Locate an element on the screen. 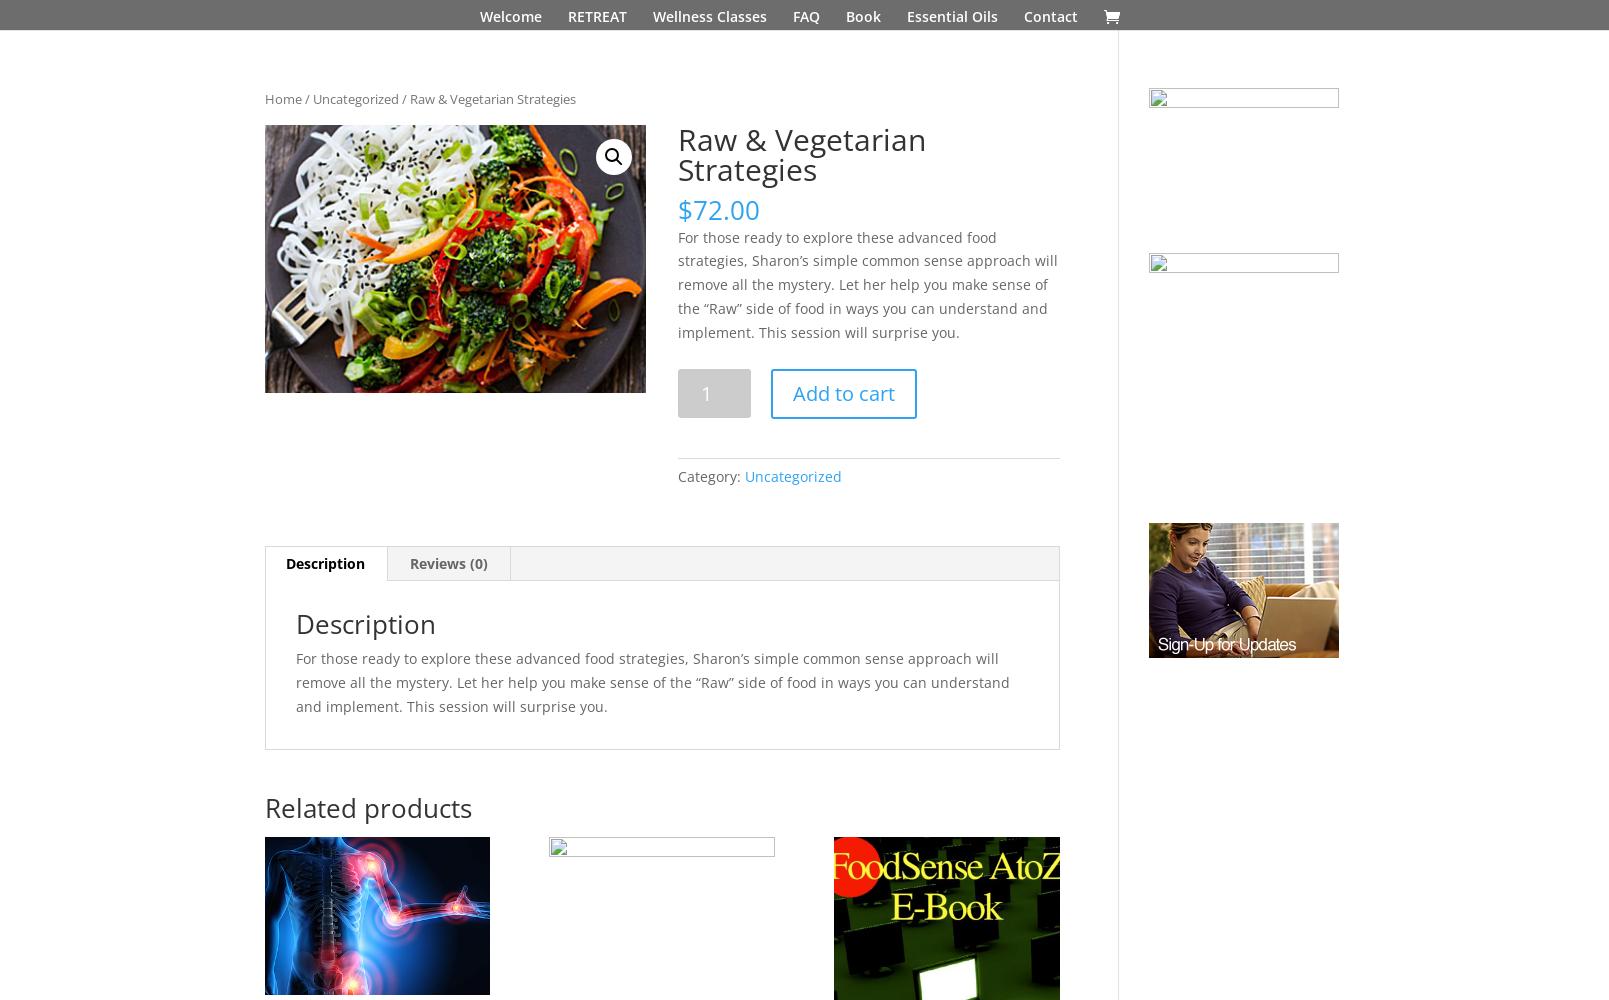 The width and height of the screenshot is (1609, 1000). 'RETREAT' is located at coordinates (596, 16).